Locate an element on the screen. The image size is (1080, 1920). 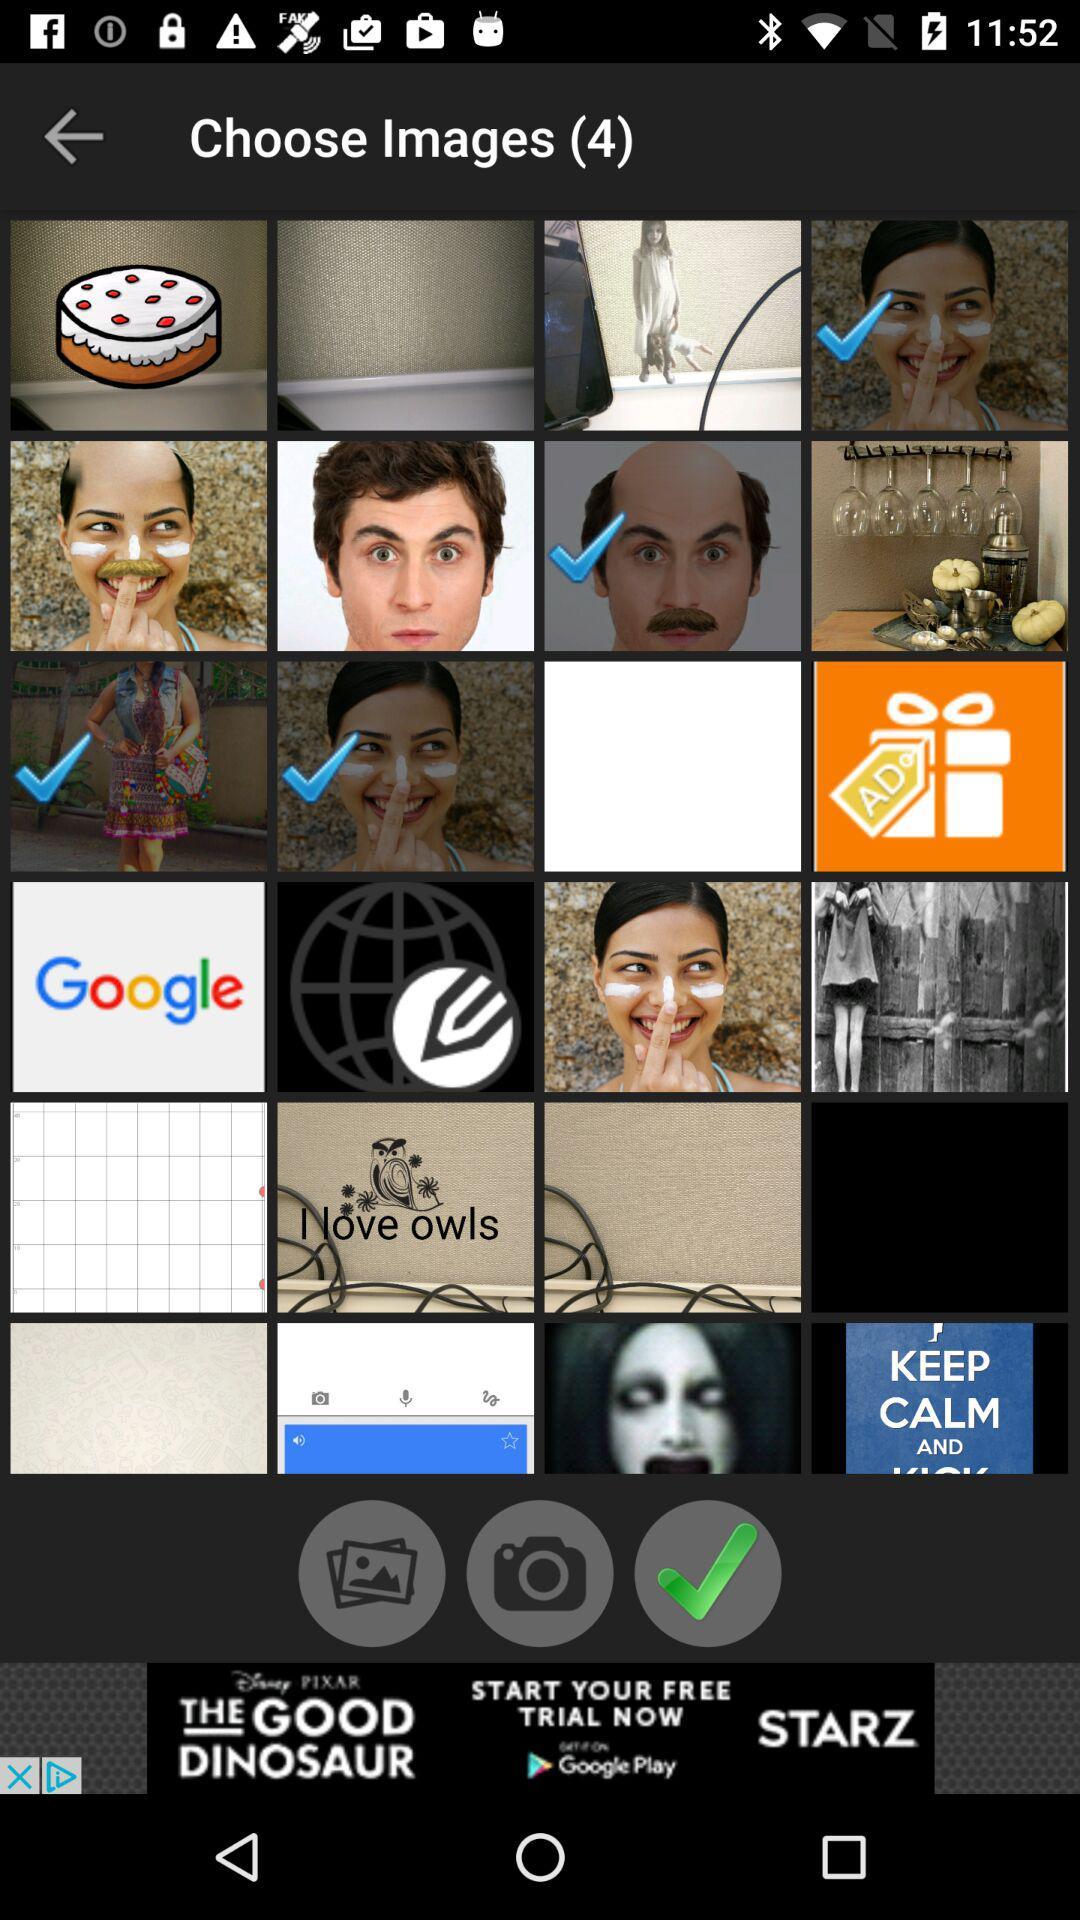
the image in fourth row fourth column is located at coordinates (940, 987).